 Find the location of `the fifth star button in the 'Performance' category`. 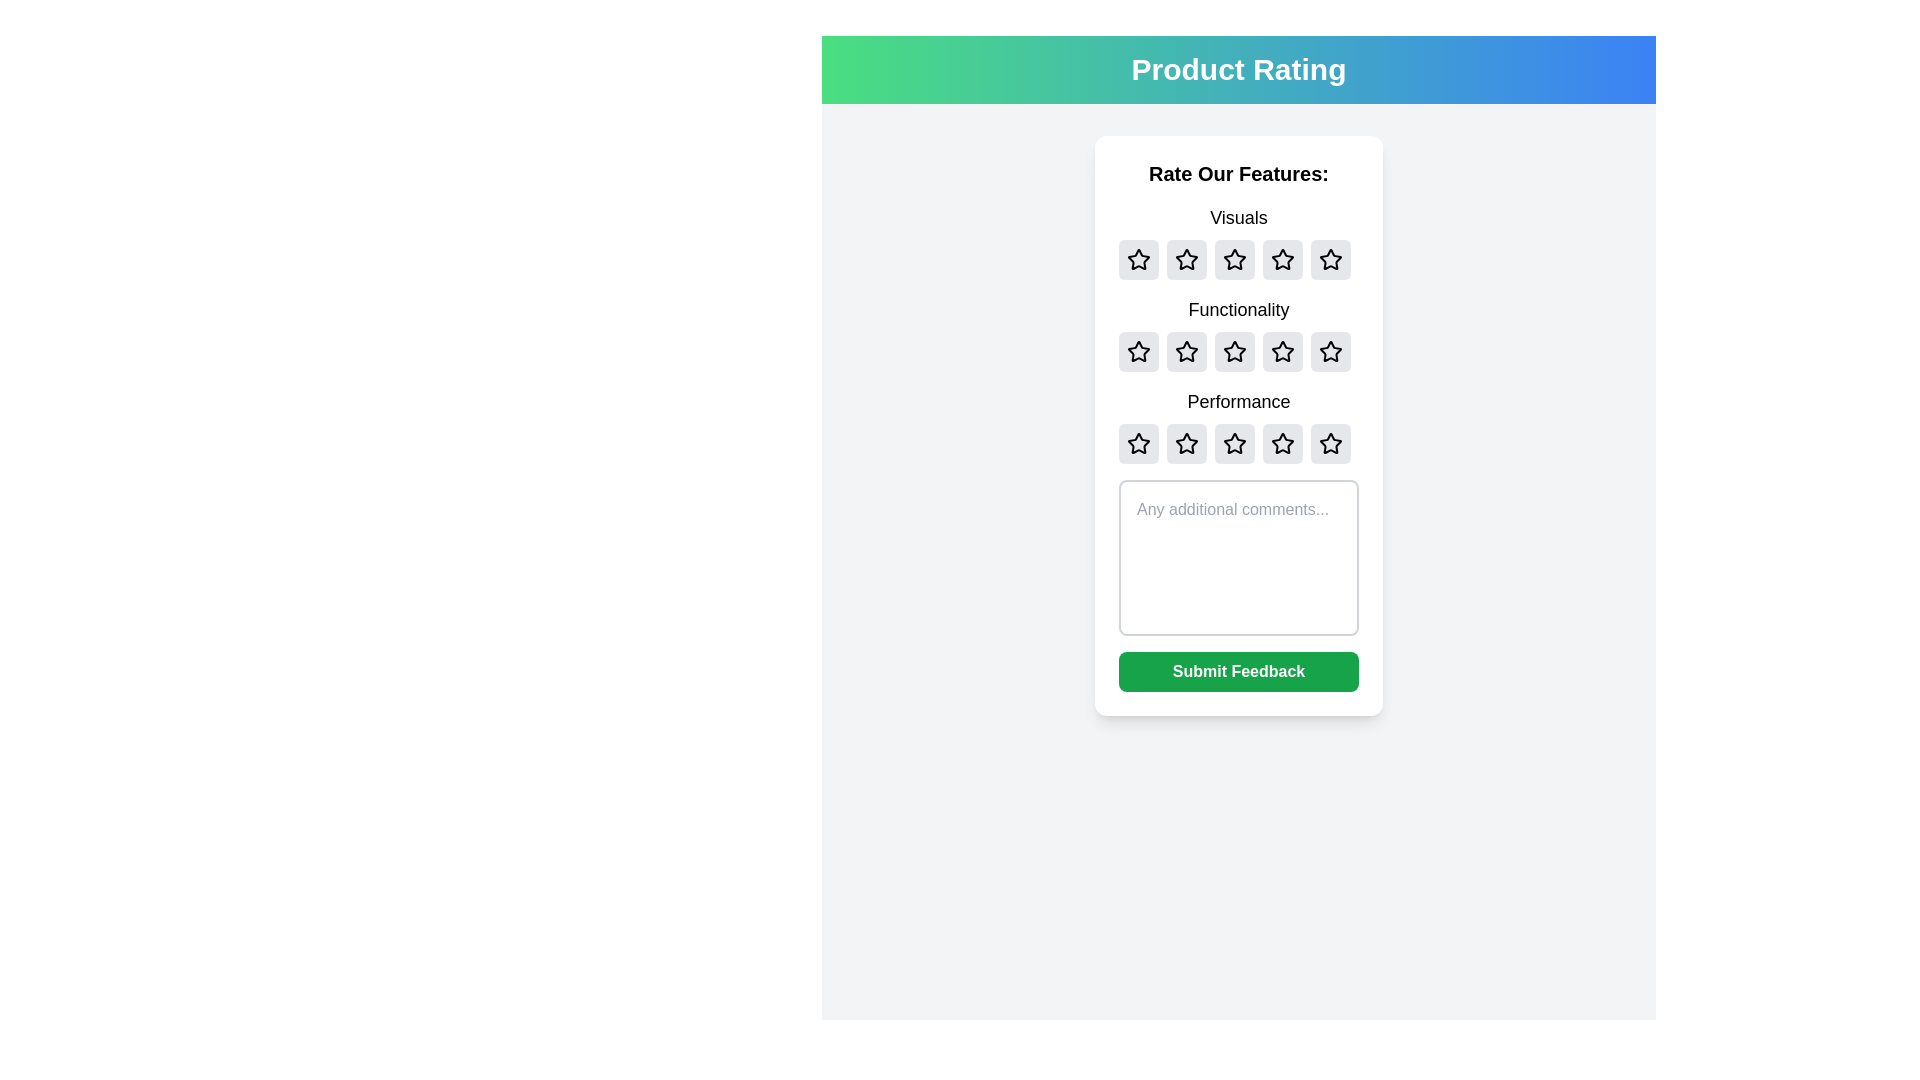

the fifth star button in the 'Performance' category is located at coordinates (1330, 442).